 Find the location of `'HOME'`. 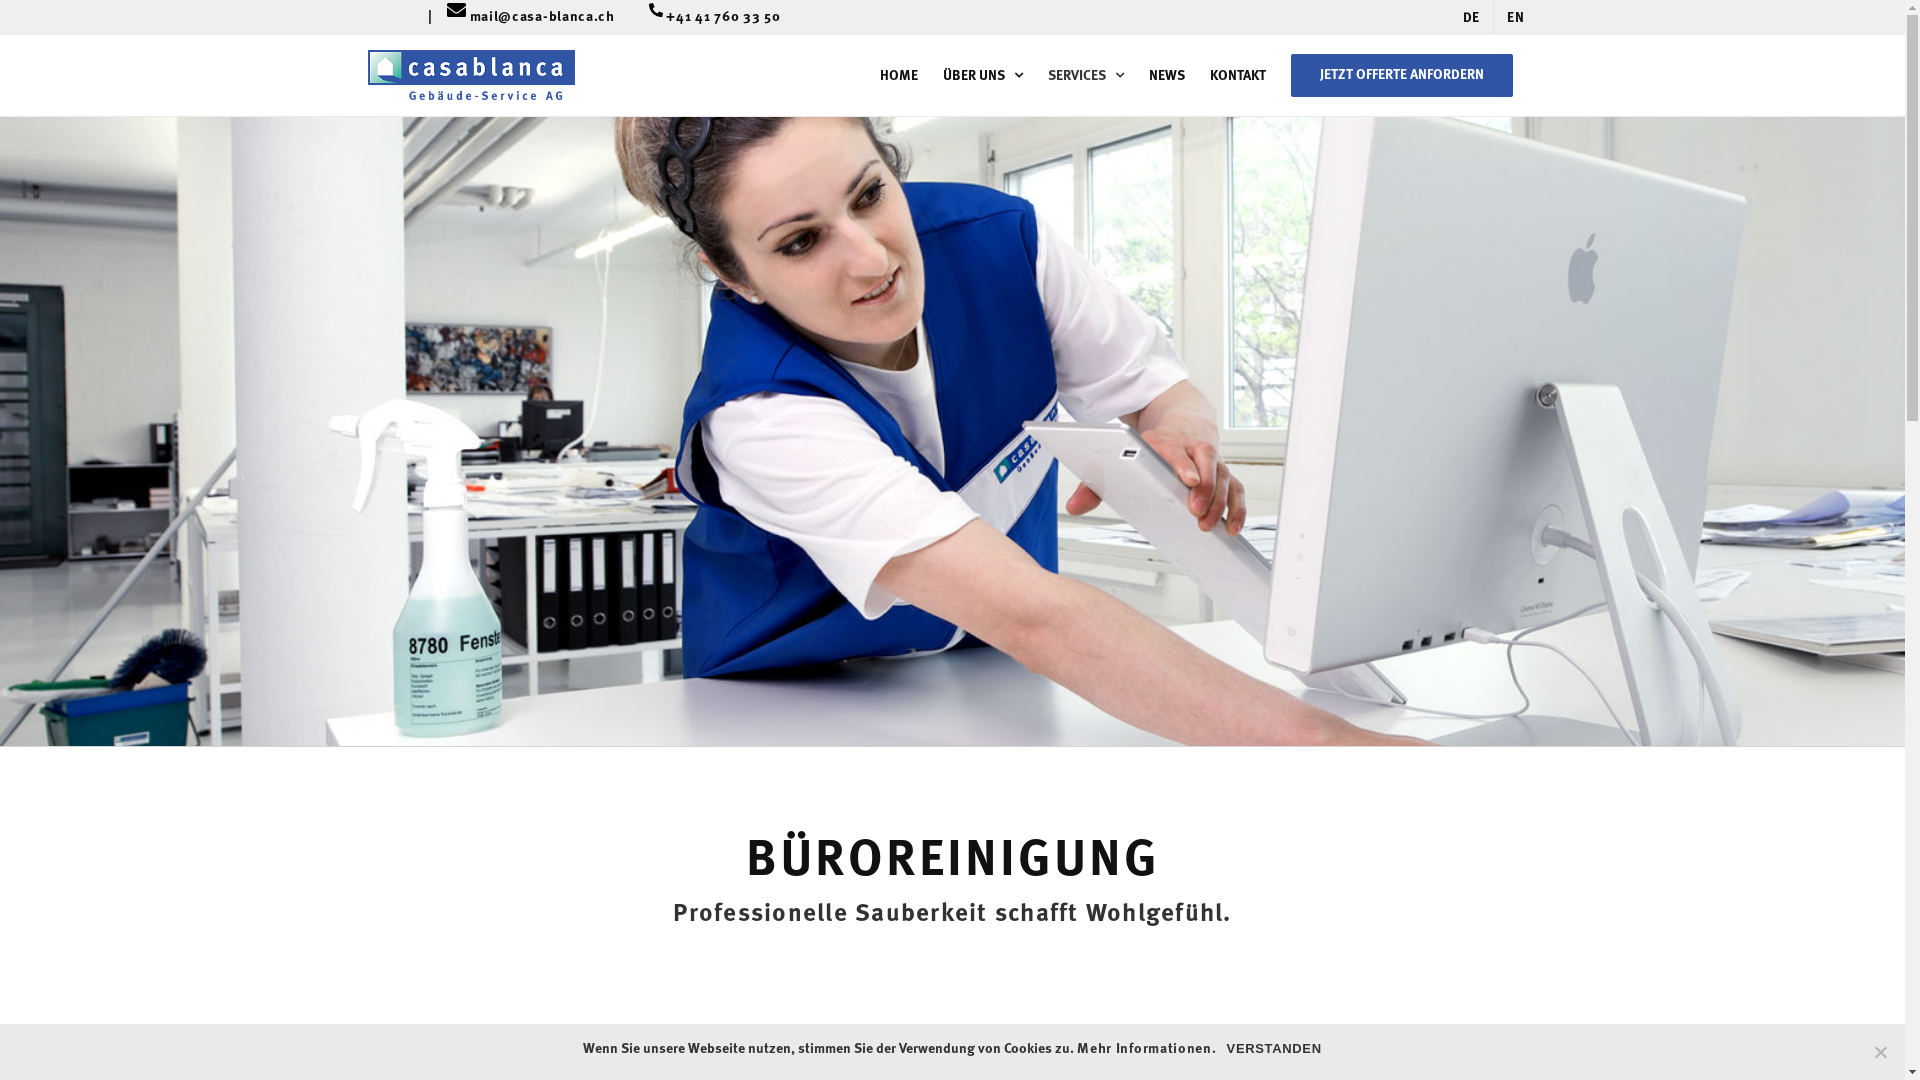

'HOME' is located at coordinates (897, 74).